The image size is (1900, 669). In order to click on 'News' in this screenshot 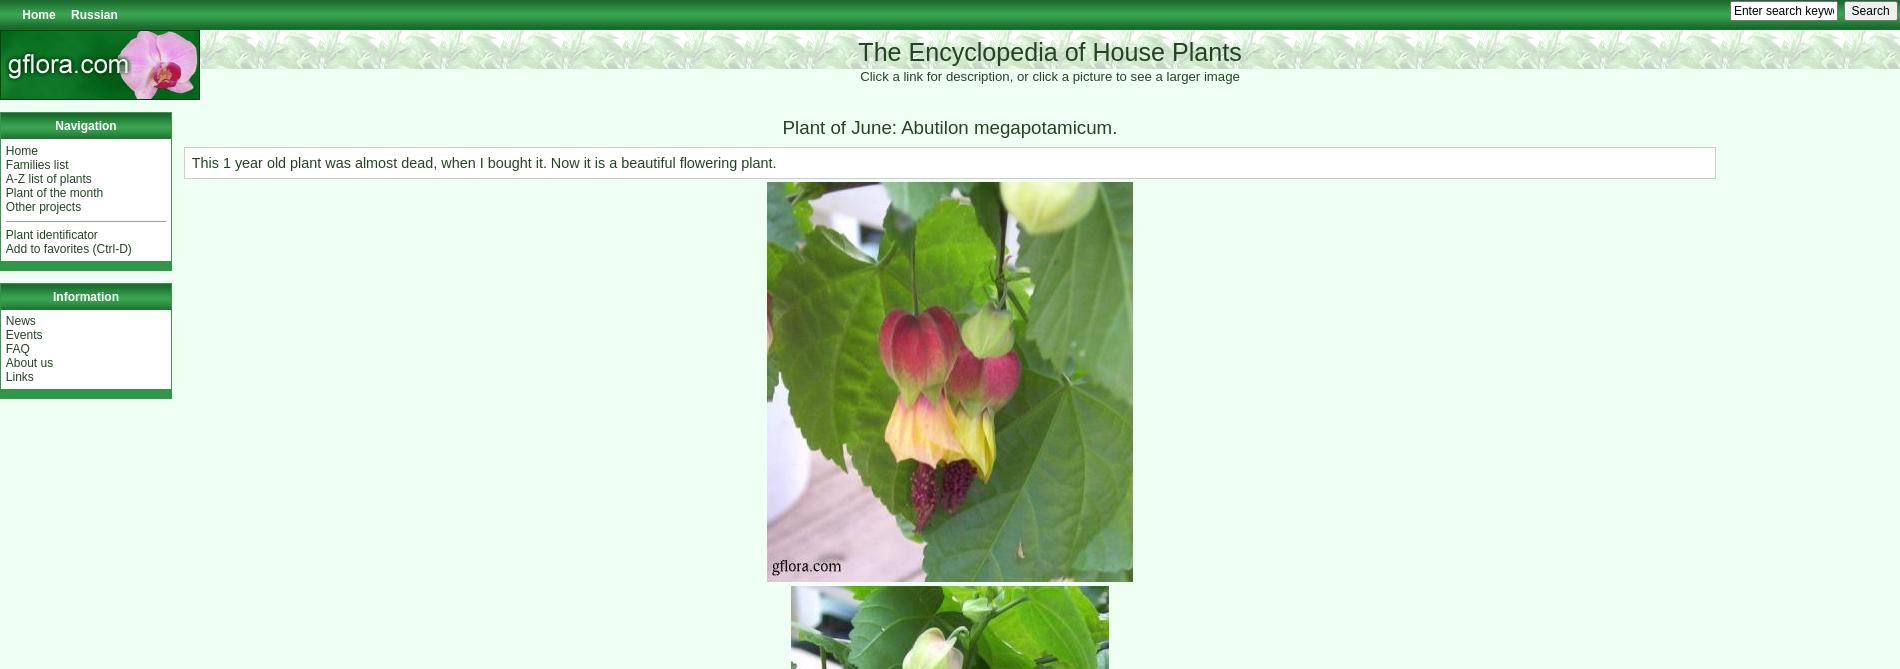, I will do `click(19, 320)`.